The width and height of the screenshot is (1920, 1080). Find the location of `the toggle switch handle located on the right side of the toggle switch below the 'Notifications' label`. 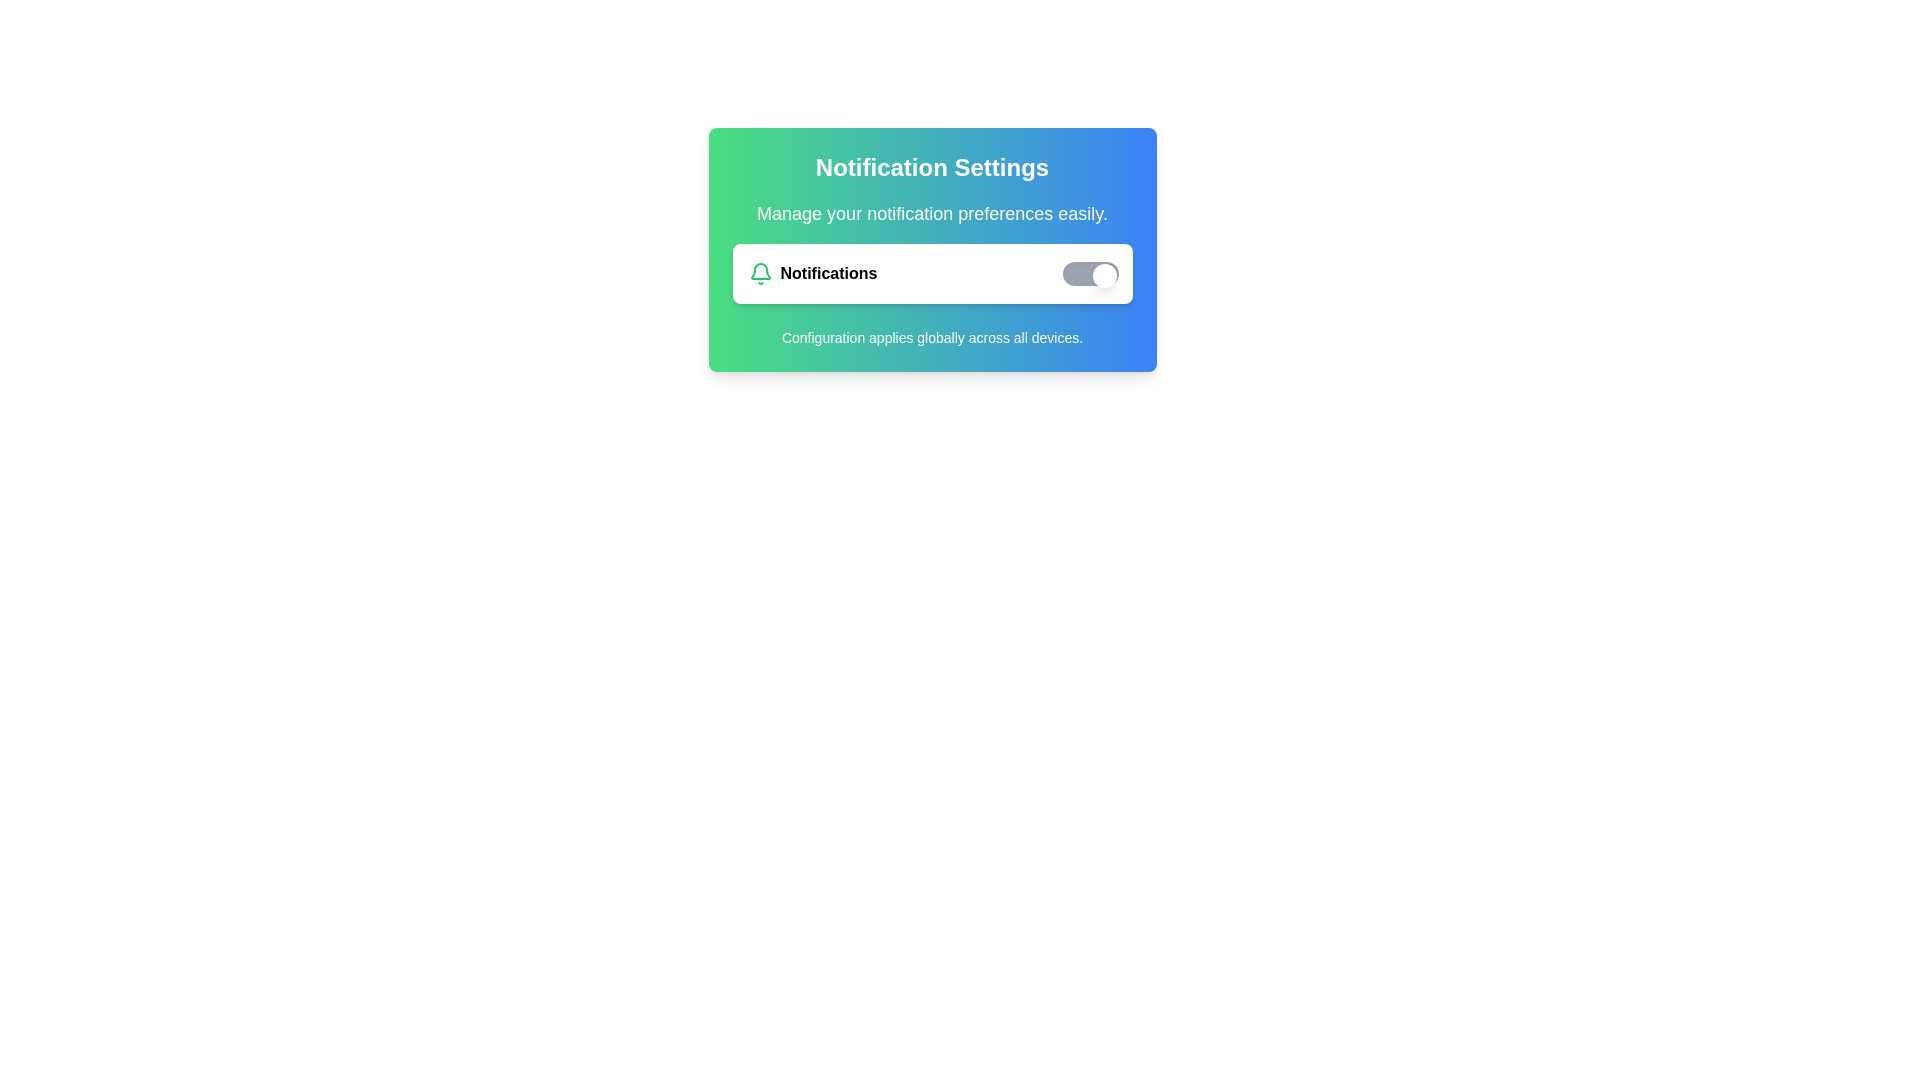

the toggle switch handle located on the right side of the toggle switch below the 'Notifications' label is located at coordinates (1103, 276).